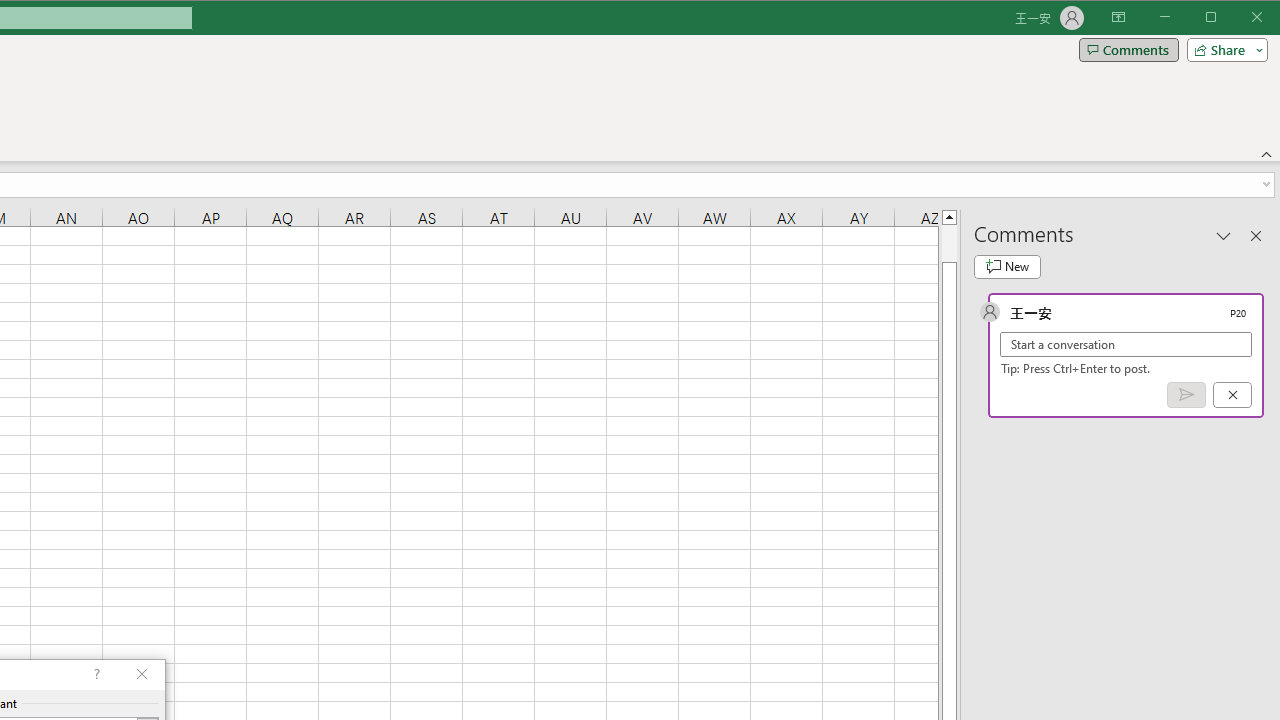 This screenshot has height=720, width=1280. I want to click on 'Minimize', so click(1216, 19).